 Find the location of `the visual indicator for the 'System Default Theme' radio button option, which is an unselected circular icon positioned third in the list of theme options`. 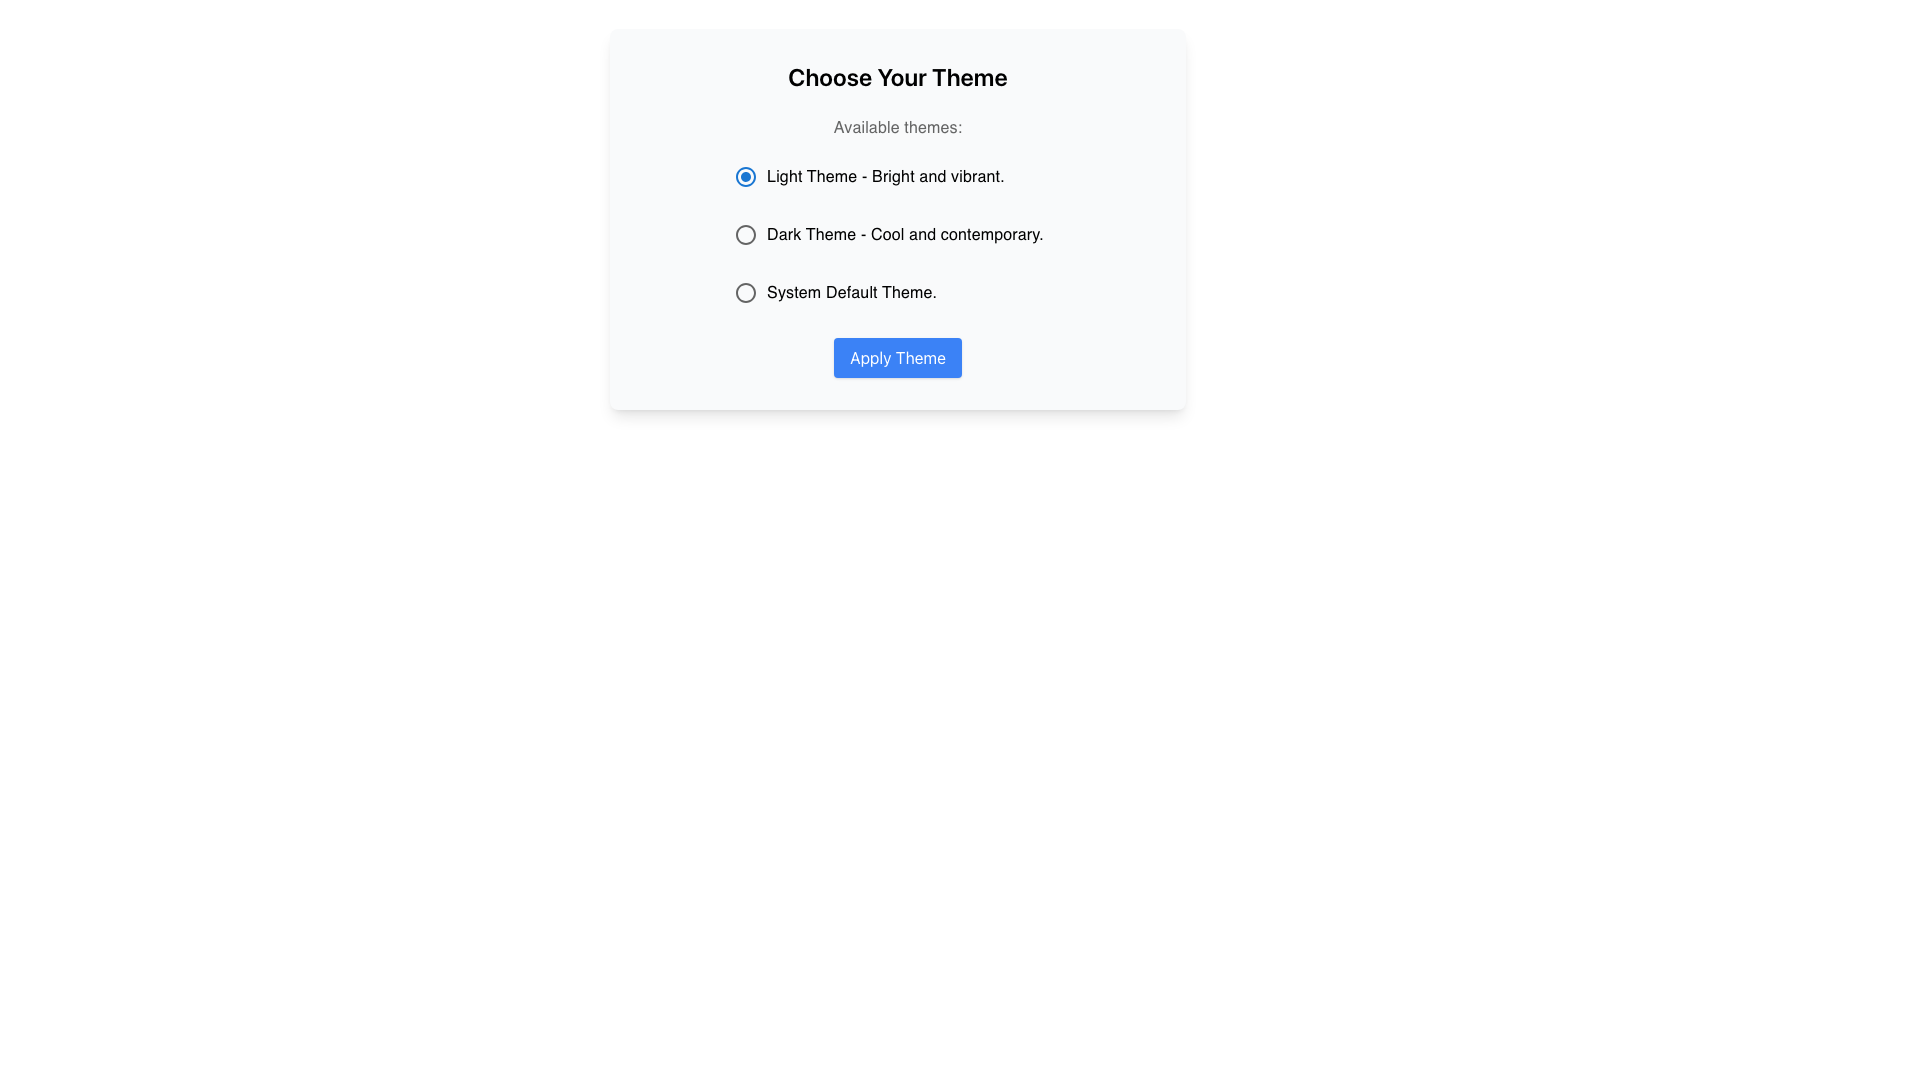

the visual indicator for the 'System Default Theme' radio button option, which is an unselected circular icon positioned third in the list of theme options is located at coordinates (745, 293).